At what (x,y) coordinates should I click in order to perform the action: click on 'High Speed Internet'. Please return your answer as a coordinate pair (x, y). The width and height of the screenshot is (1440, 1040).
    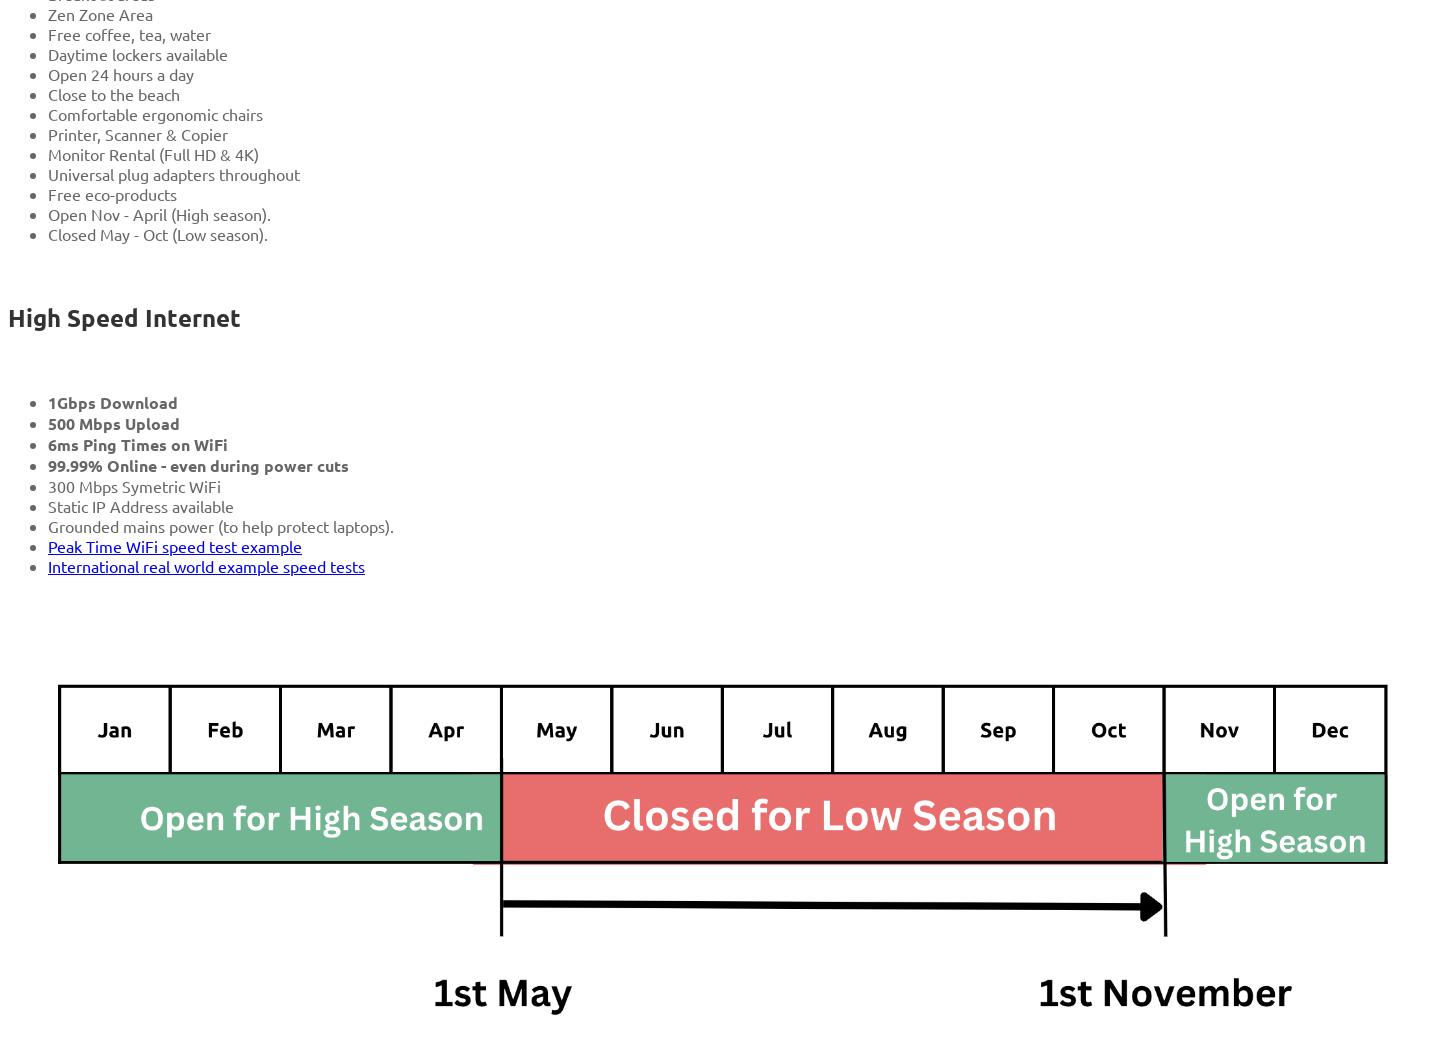
    Looking at the image, I should click on (7, 316).